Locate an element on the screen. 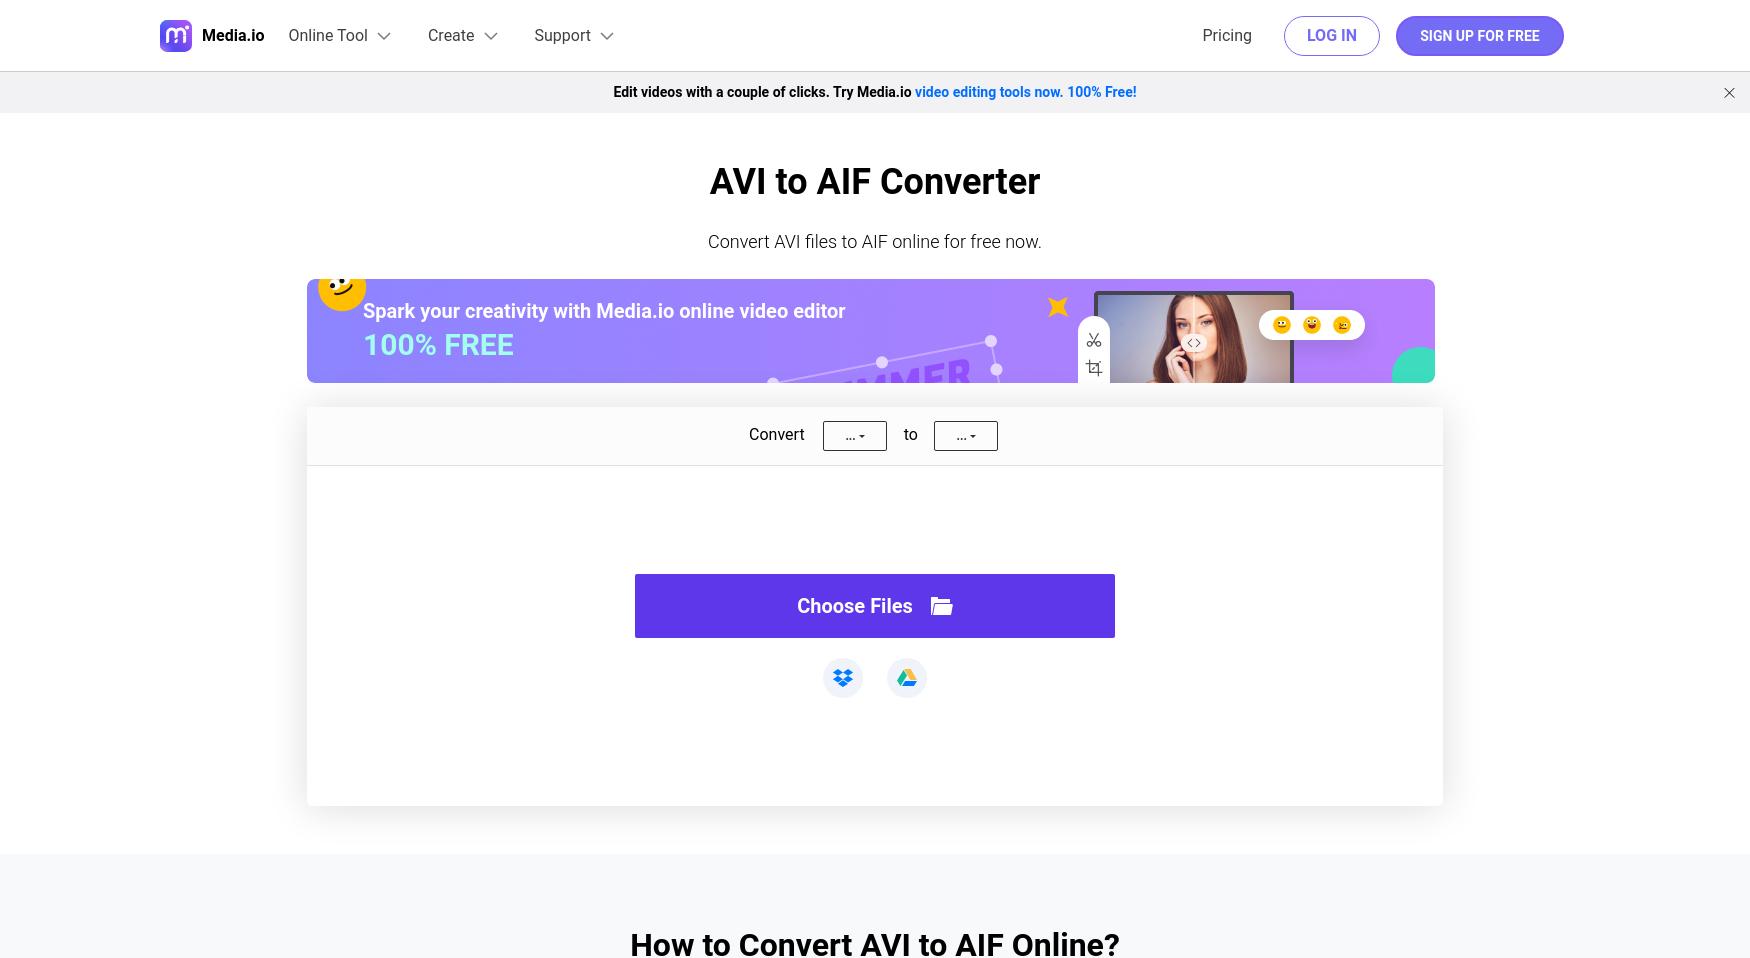  'Edit videos with a couple of clicks. Try Media.io' is located at coordinates (763, 91).